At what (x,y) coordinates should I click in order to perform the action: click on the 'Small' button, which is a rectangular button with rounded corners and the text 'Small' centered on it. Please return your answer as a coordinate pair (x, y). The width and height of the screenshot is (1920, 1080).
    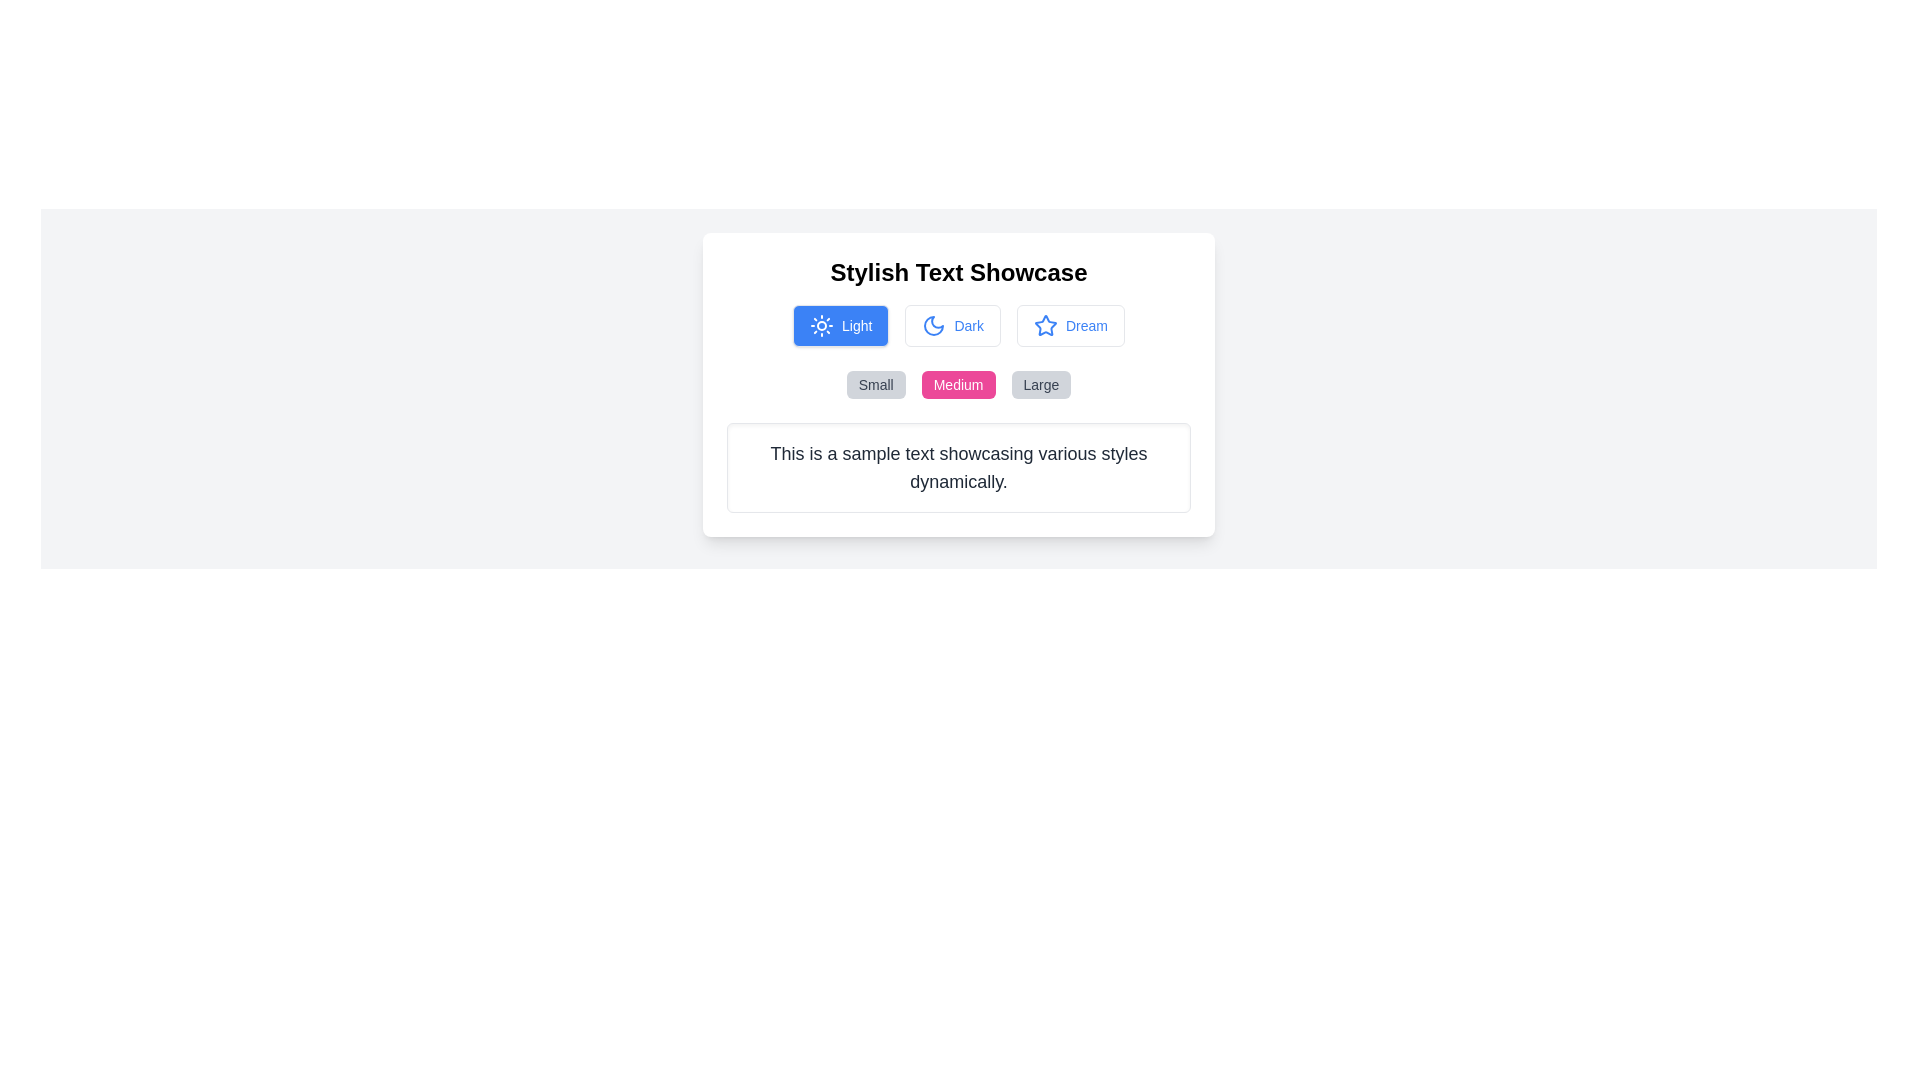
    Looking at the image, I should click on (876, 385).